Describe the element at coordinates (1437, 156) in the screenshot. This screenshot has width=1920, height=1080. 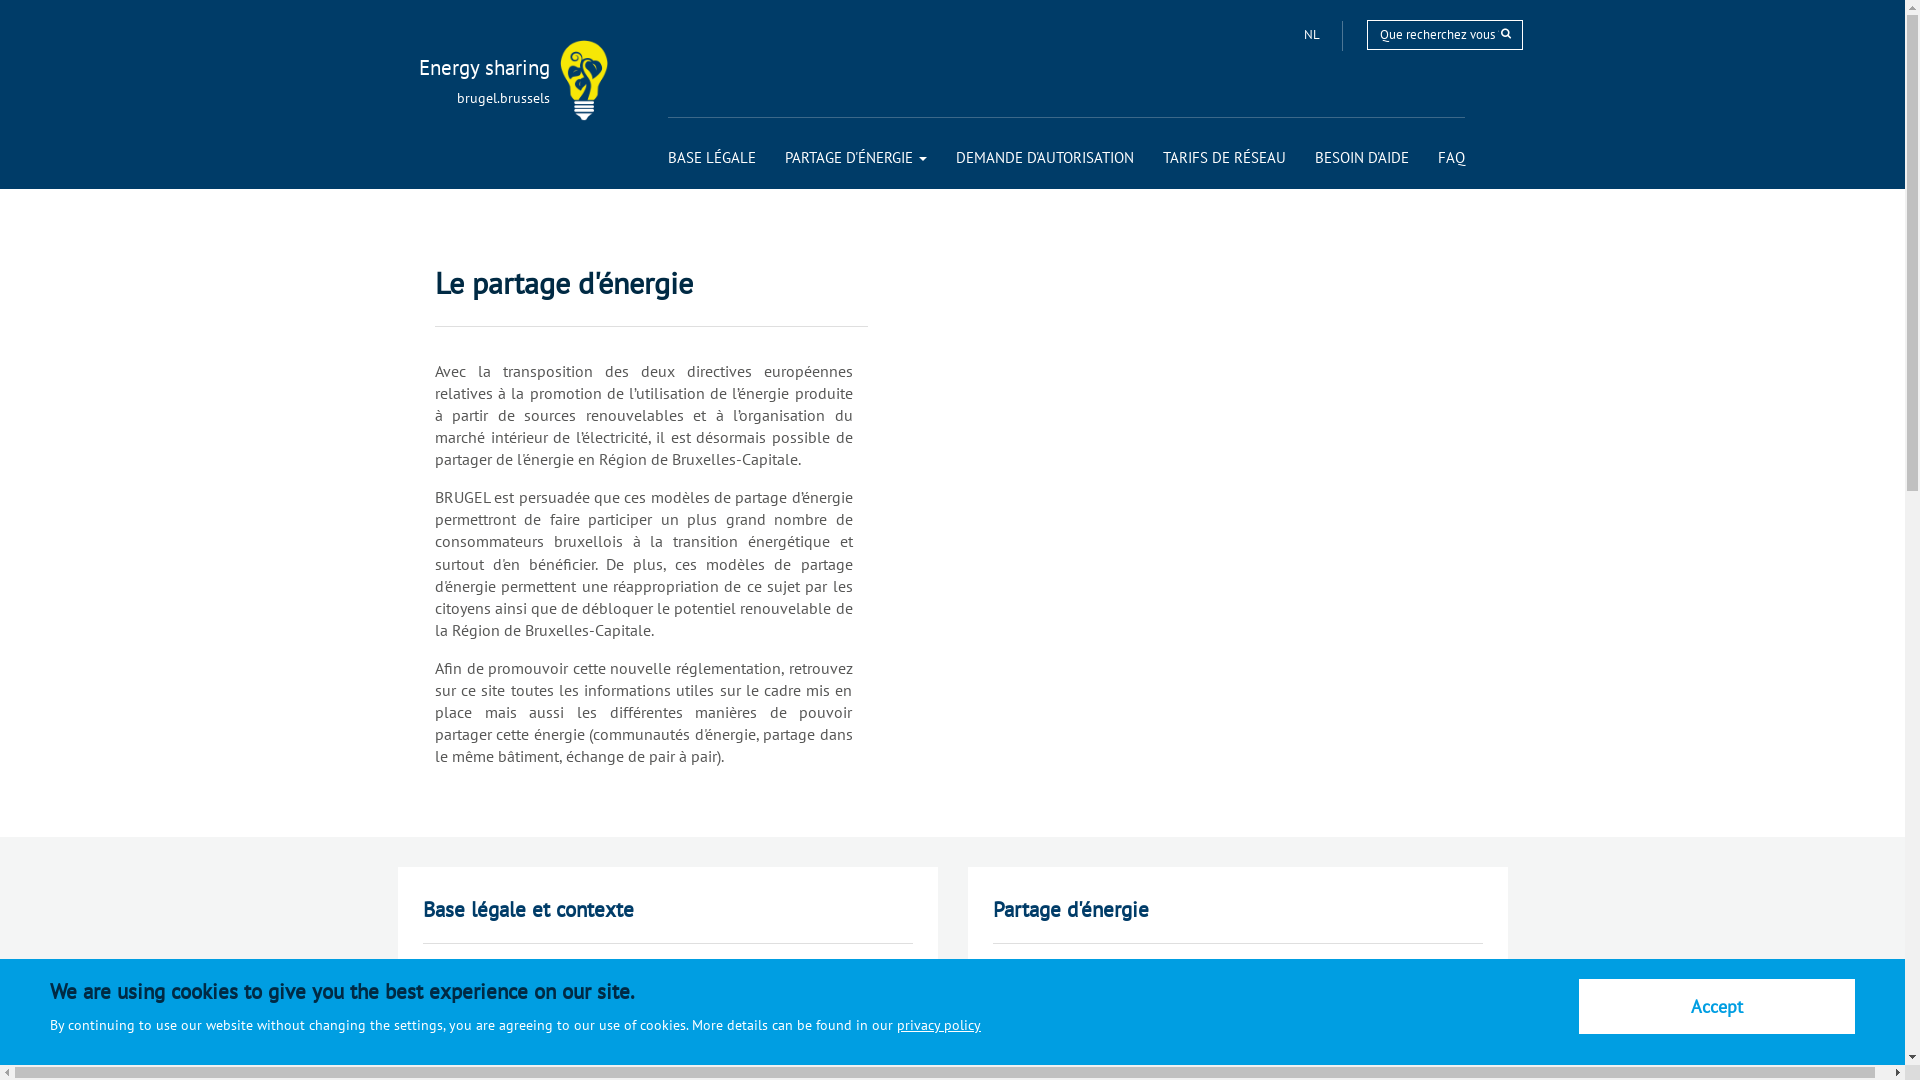
I see `'FAQ'` at that location.